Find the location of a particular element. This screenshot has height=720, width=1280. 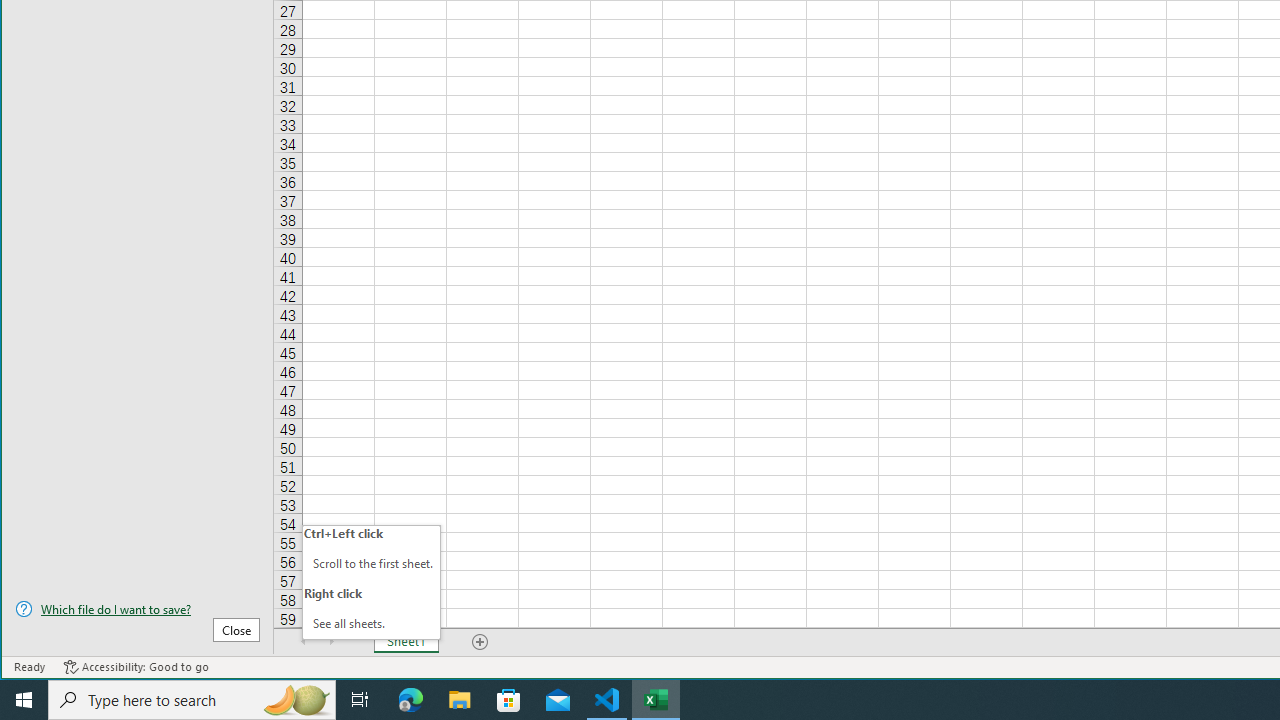

'Type here to search' is located at coordinates (192, 698).